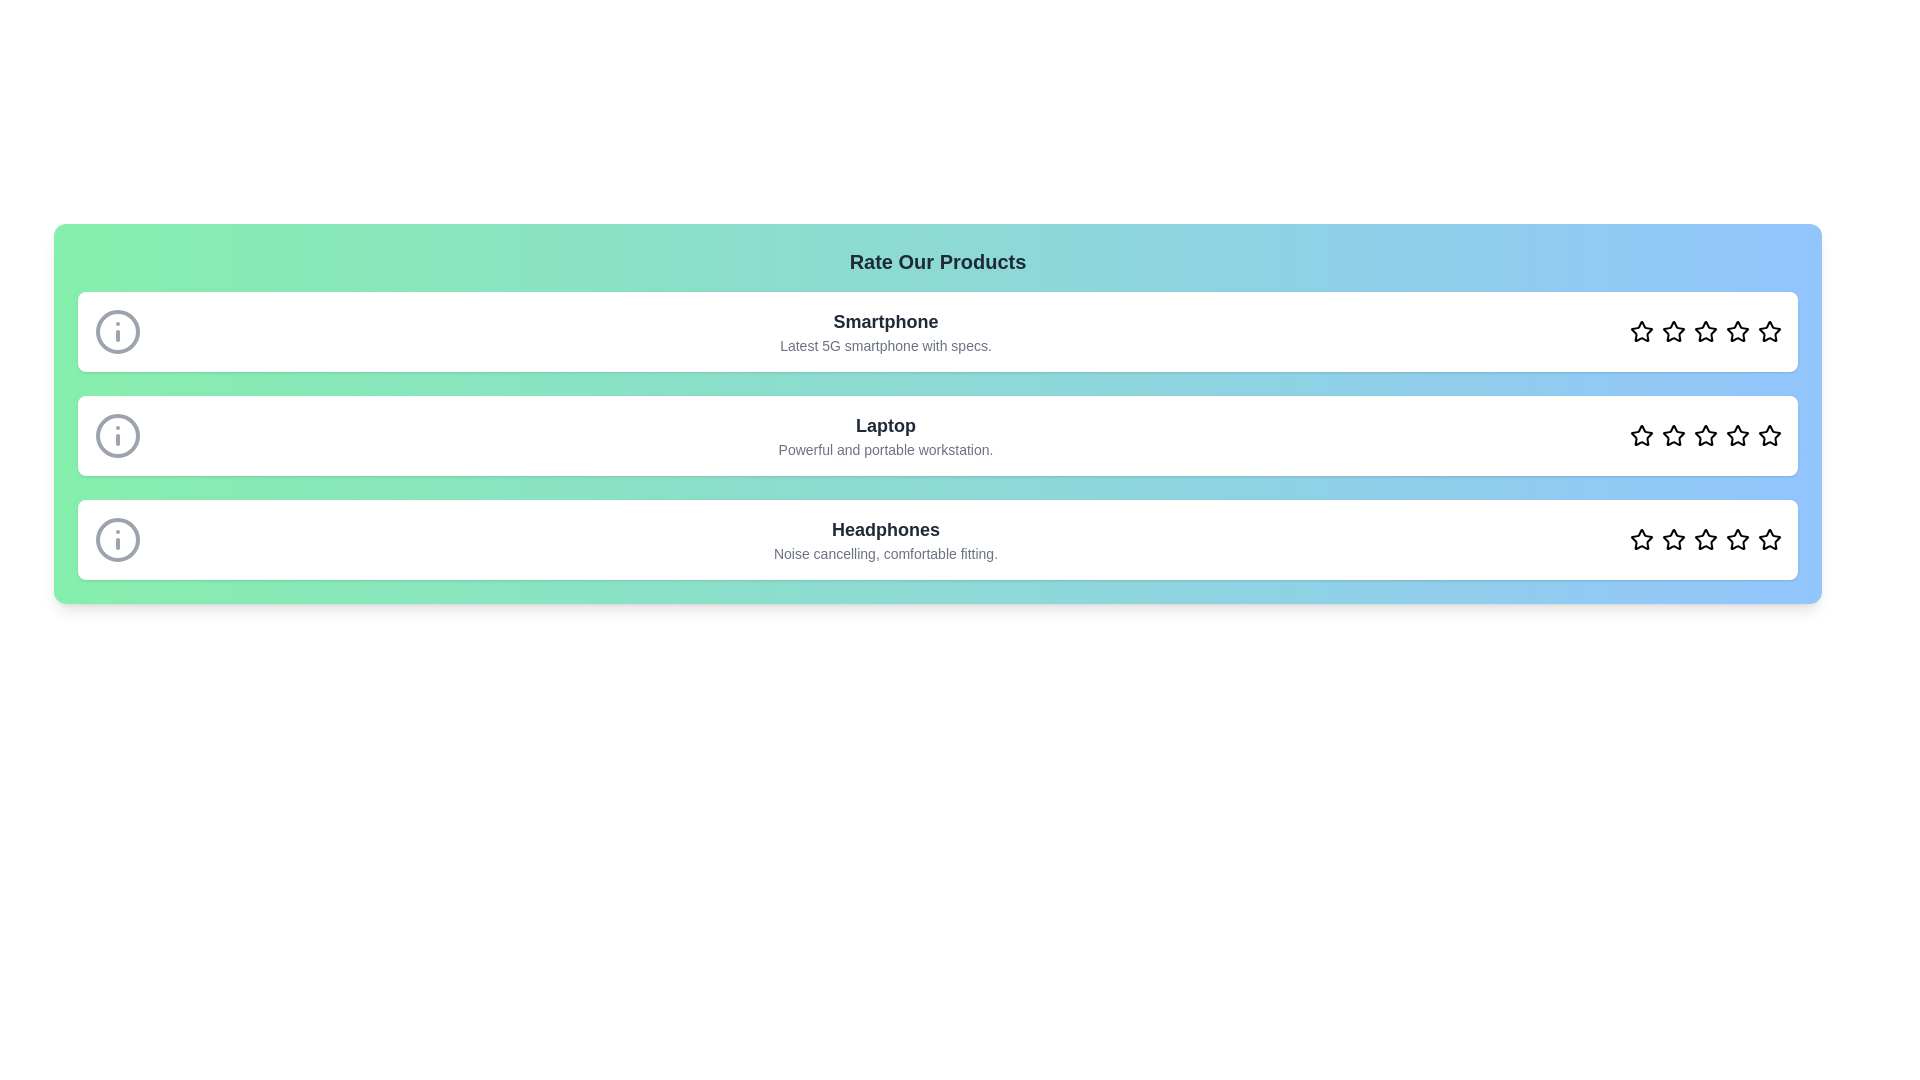  I want to click on the text label displaying 'Powerful and portable workstation.' which is positioned below the 'Laptop' heading, so click(885, 450).